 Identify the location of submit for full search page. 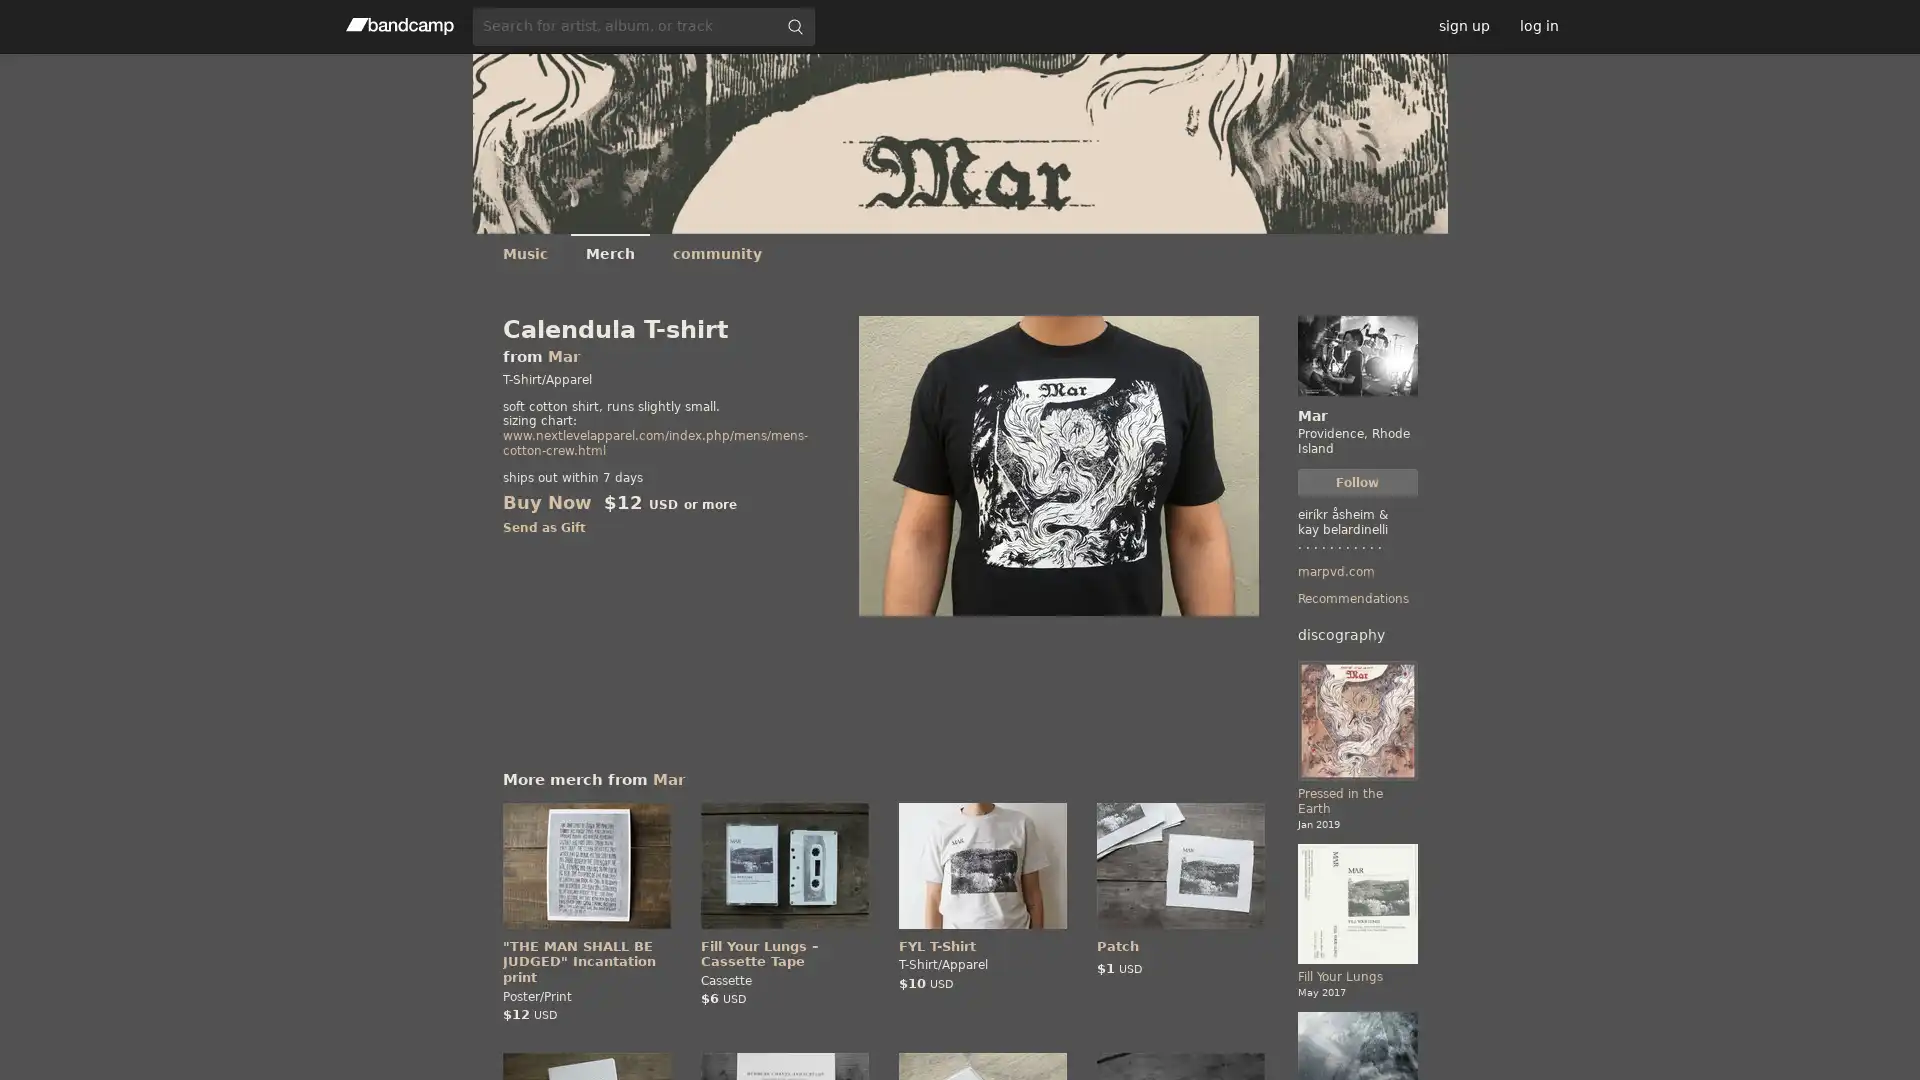
(794, 26).